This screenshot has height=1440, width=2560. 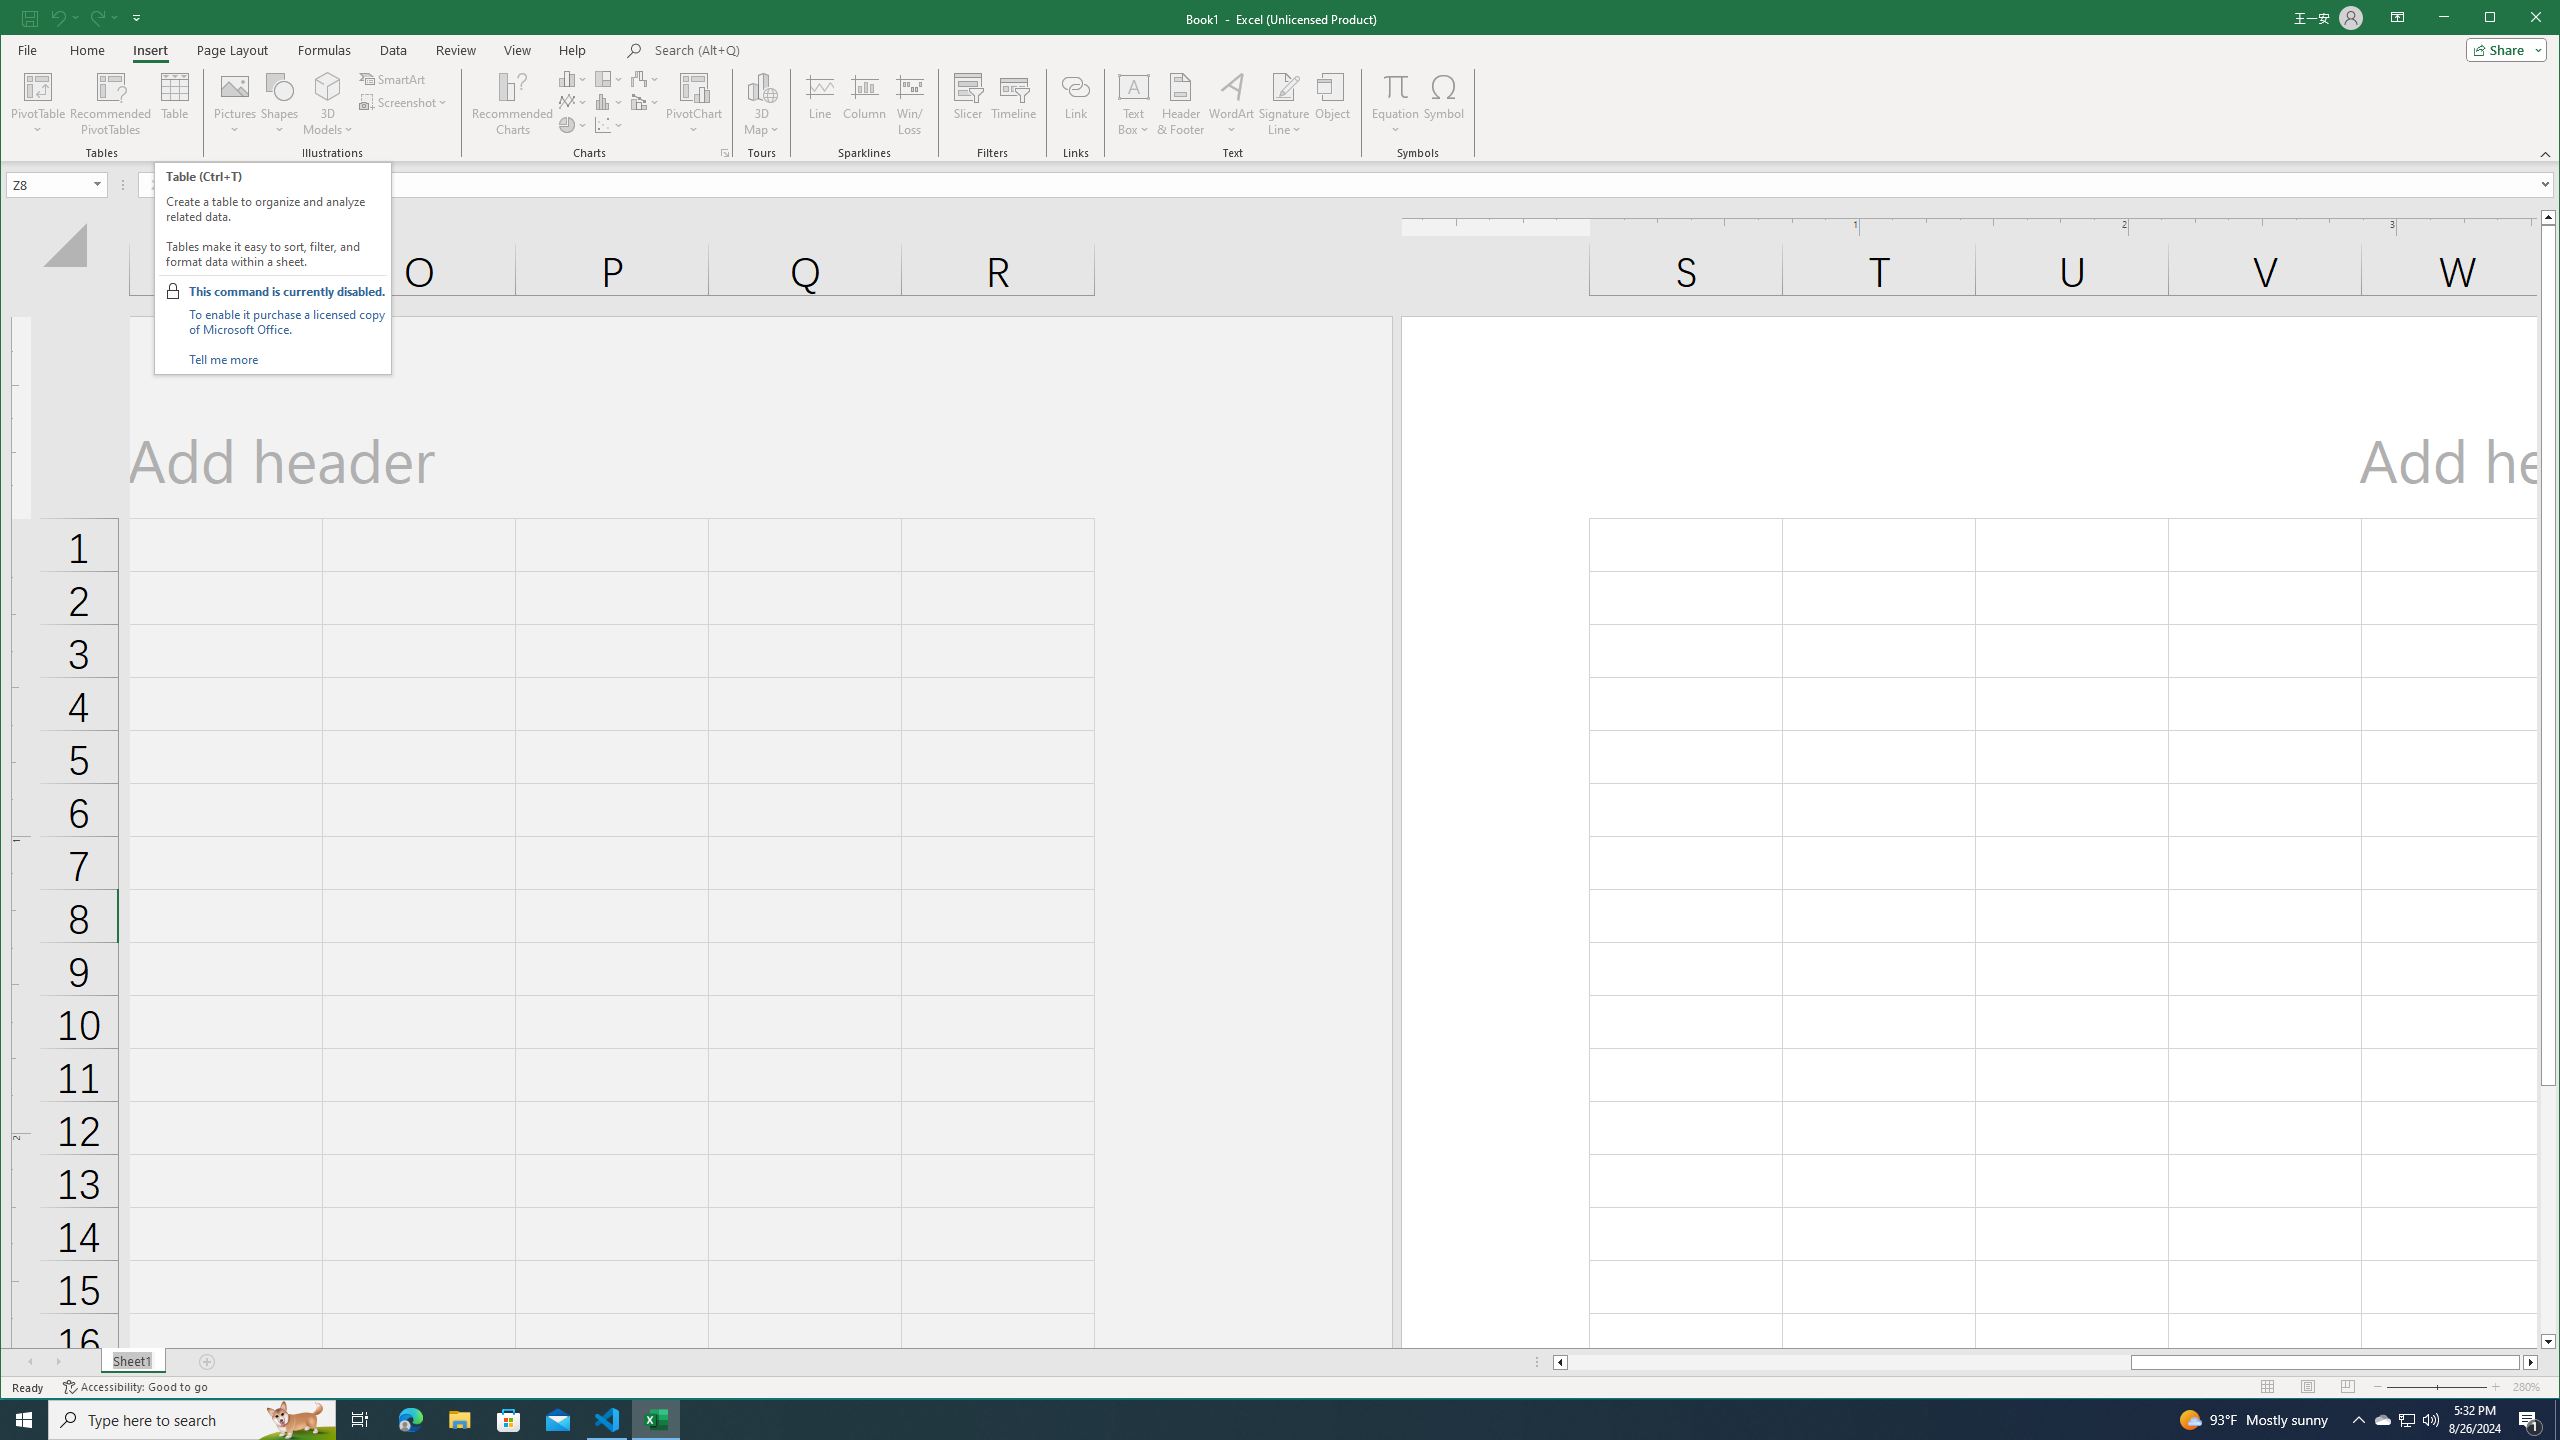 What do you see at coordinates (572, 102) in the screenshot?
I see `'Insert Line or Area Chart'` at bounding box center [572, 102].